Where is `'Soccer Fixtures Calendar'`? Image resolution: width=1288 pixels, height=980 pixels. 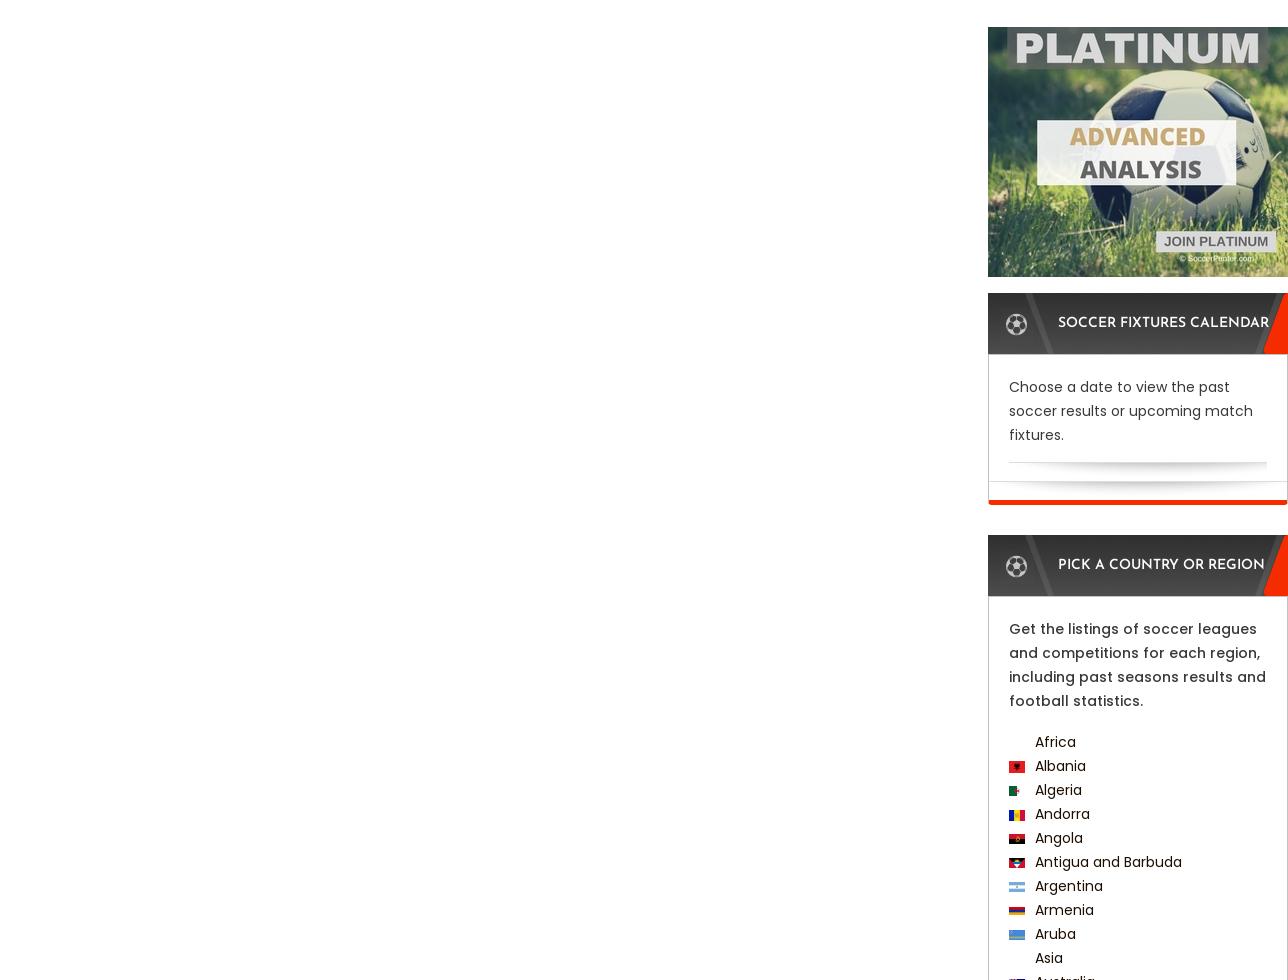 'Soccer Fixtures Calendar' is located at coordinates (1163, 323).